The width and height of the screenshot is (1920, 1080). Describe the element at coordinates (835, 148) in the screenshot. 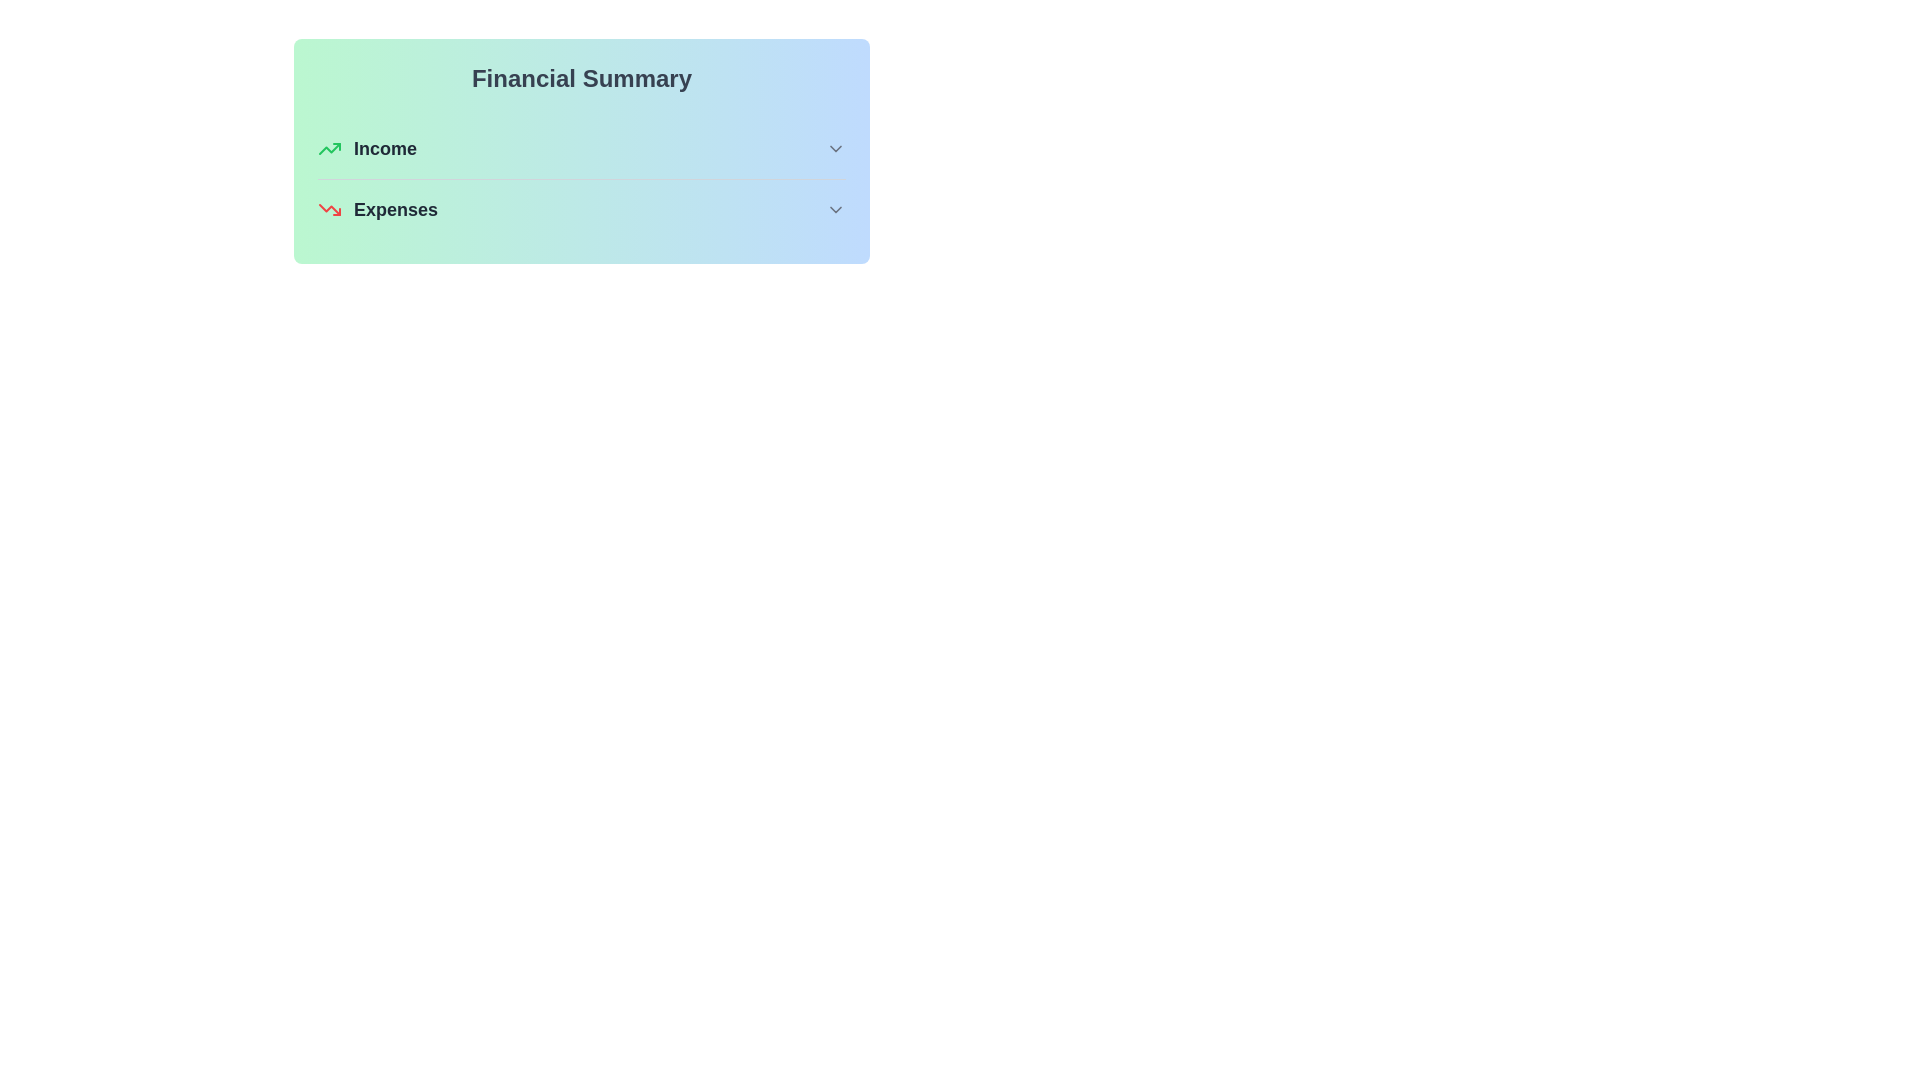

I see `the Chevron icon located on the far right side of the row containing the 'Income' label` at that location.